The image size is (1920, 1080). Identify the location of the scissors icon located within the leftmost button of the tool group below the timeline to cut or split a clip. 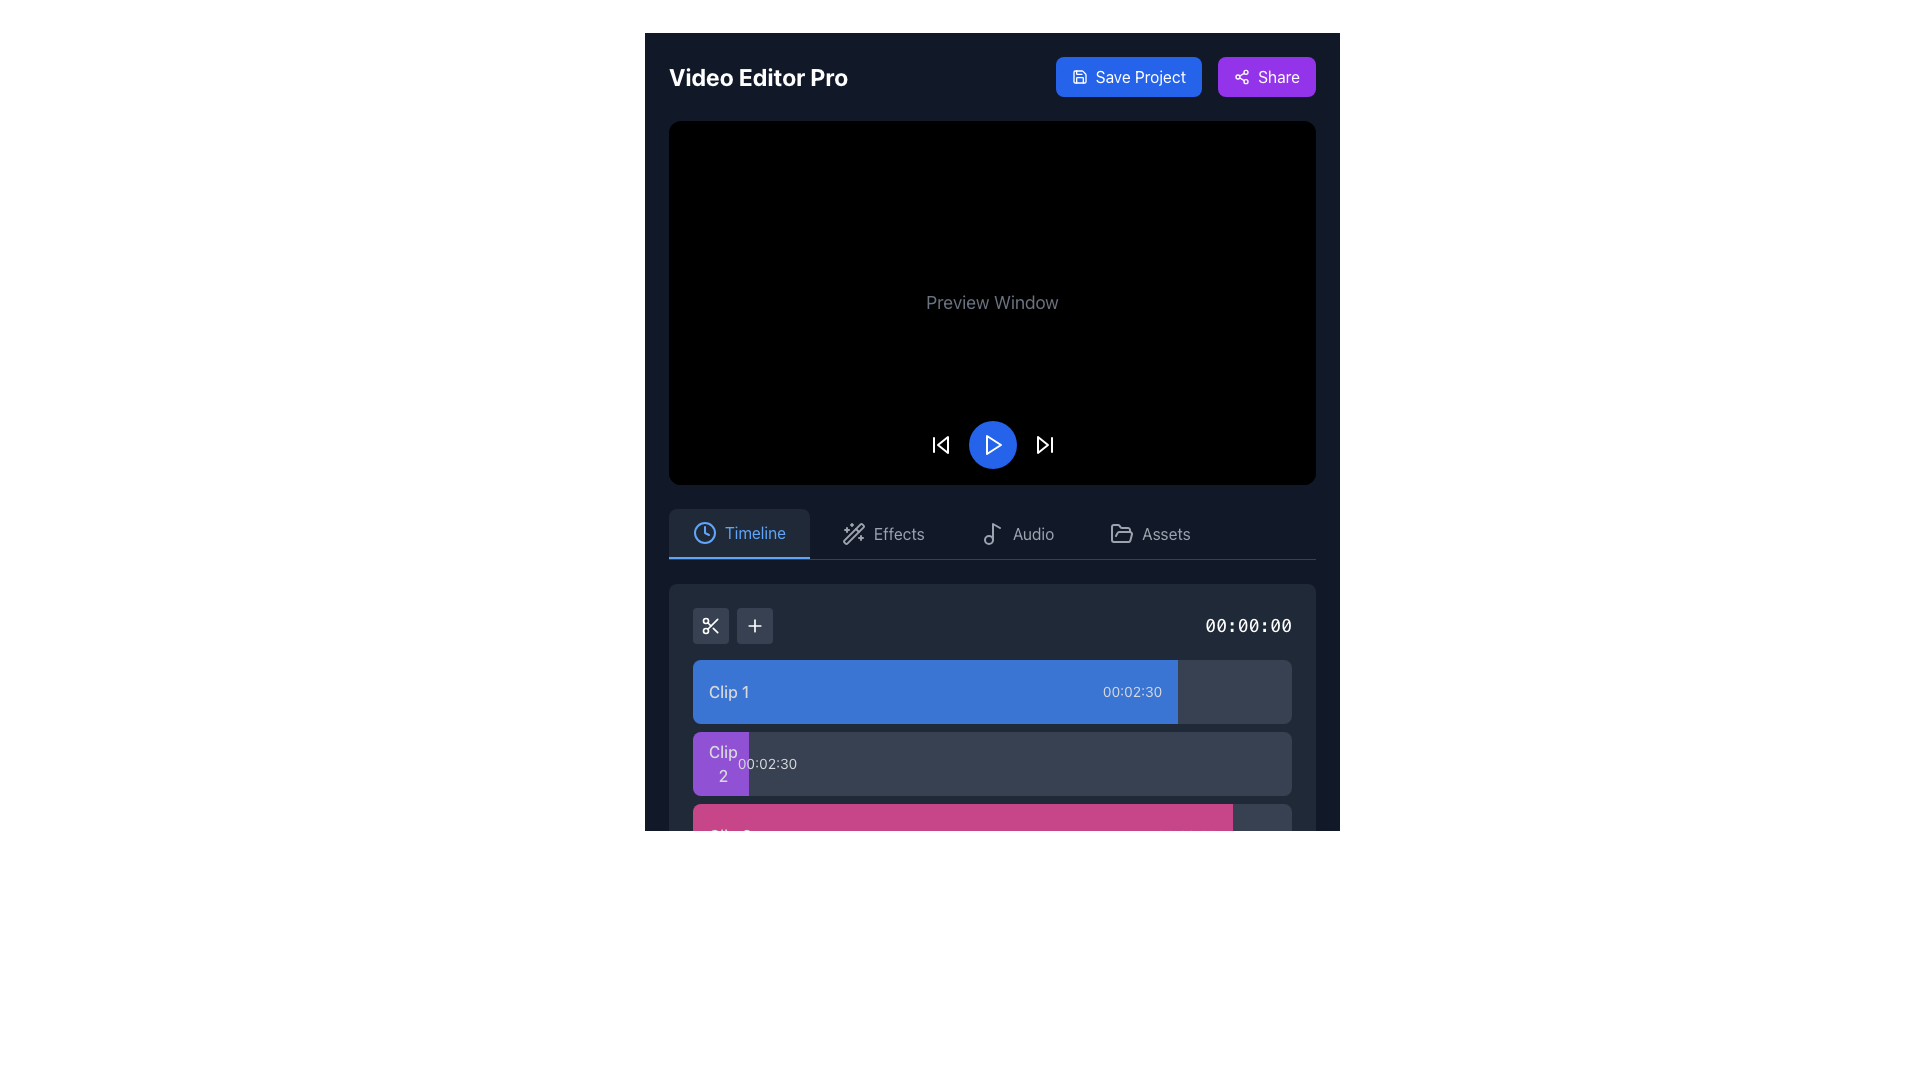
(710, 623).